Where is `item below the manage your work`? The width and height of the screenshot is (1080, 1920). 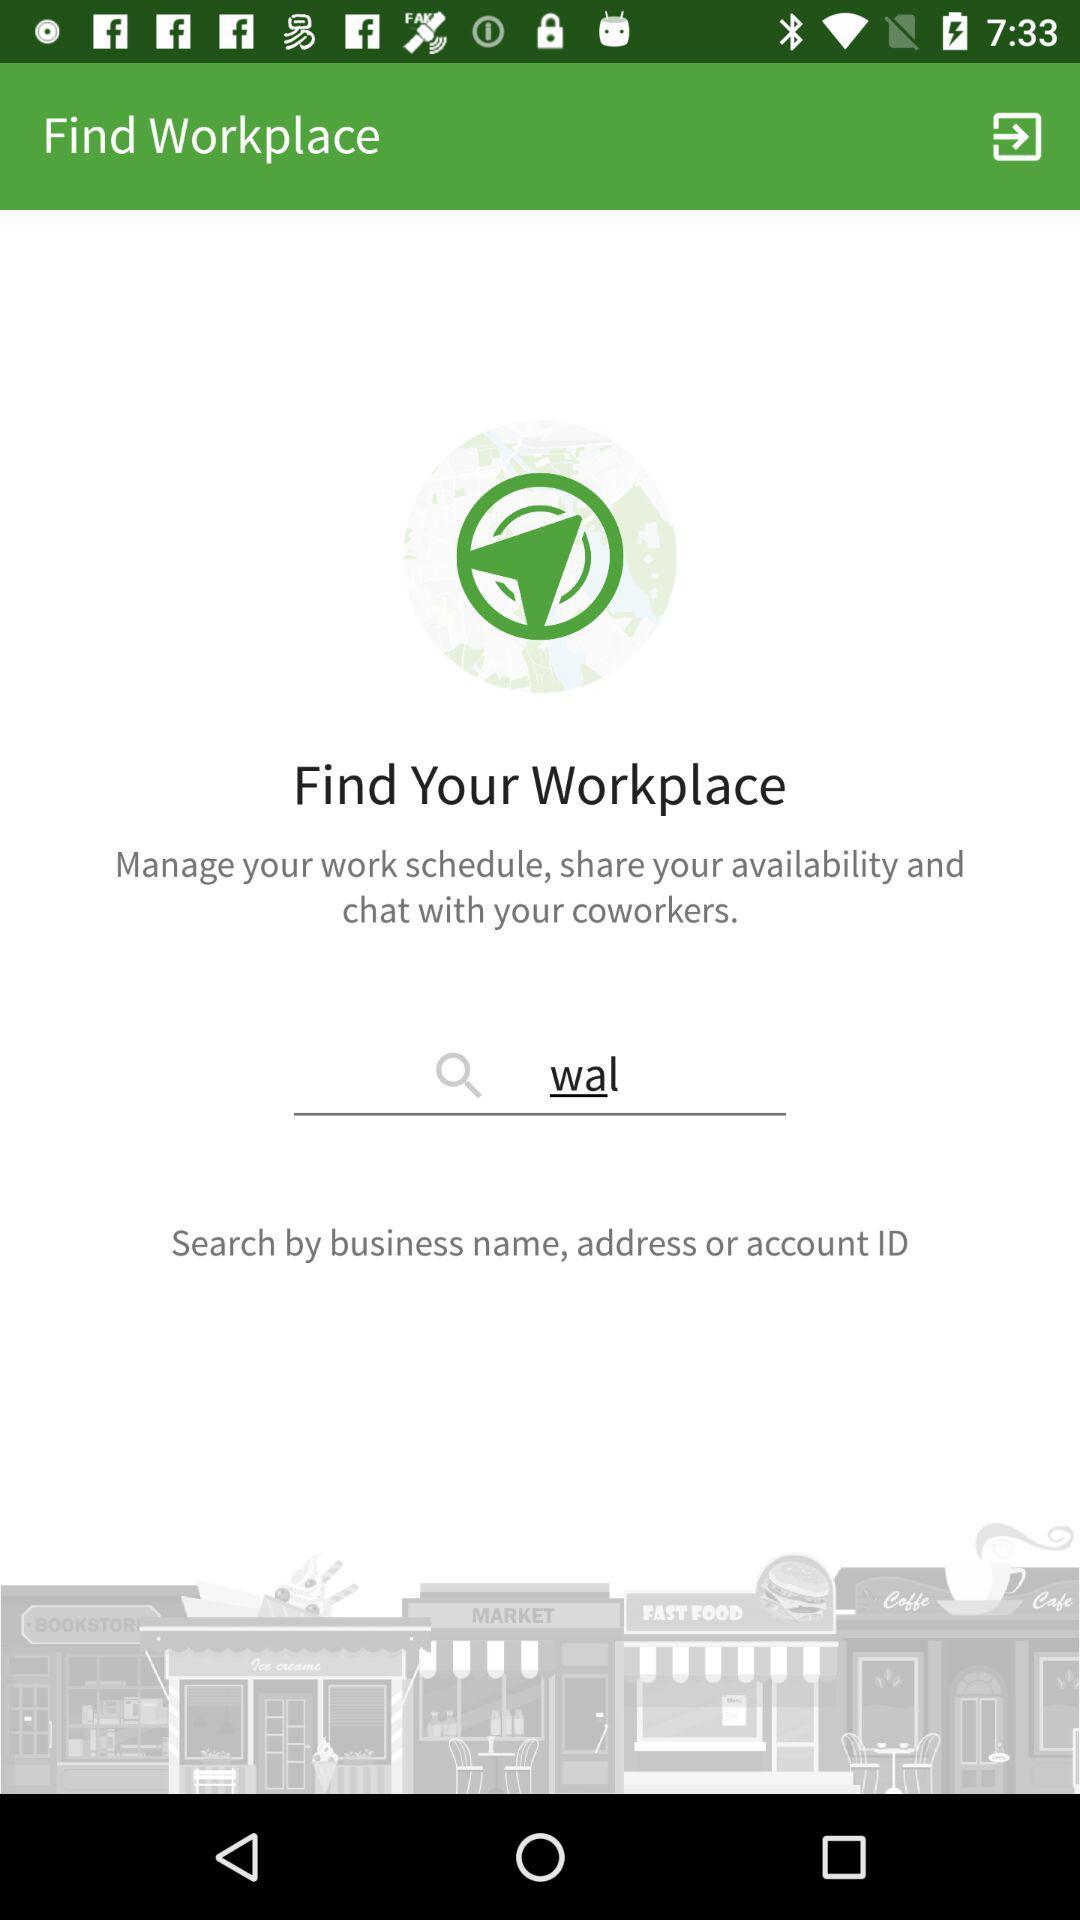 item below the manage your work is located at coordinates (540, 1076).